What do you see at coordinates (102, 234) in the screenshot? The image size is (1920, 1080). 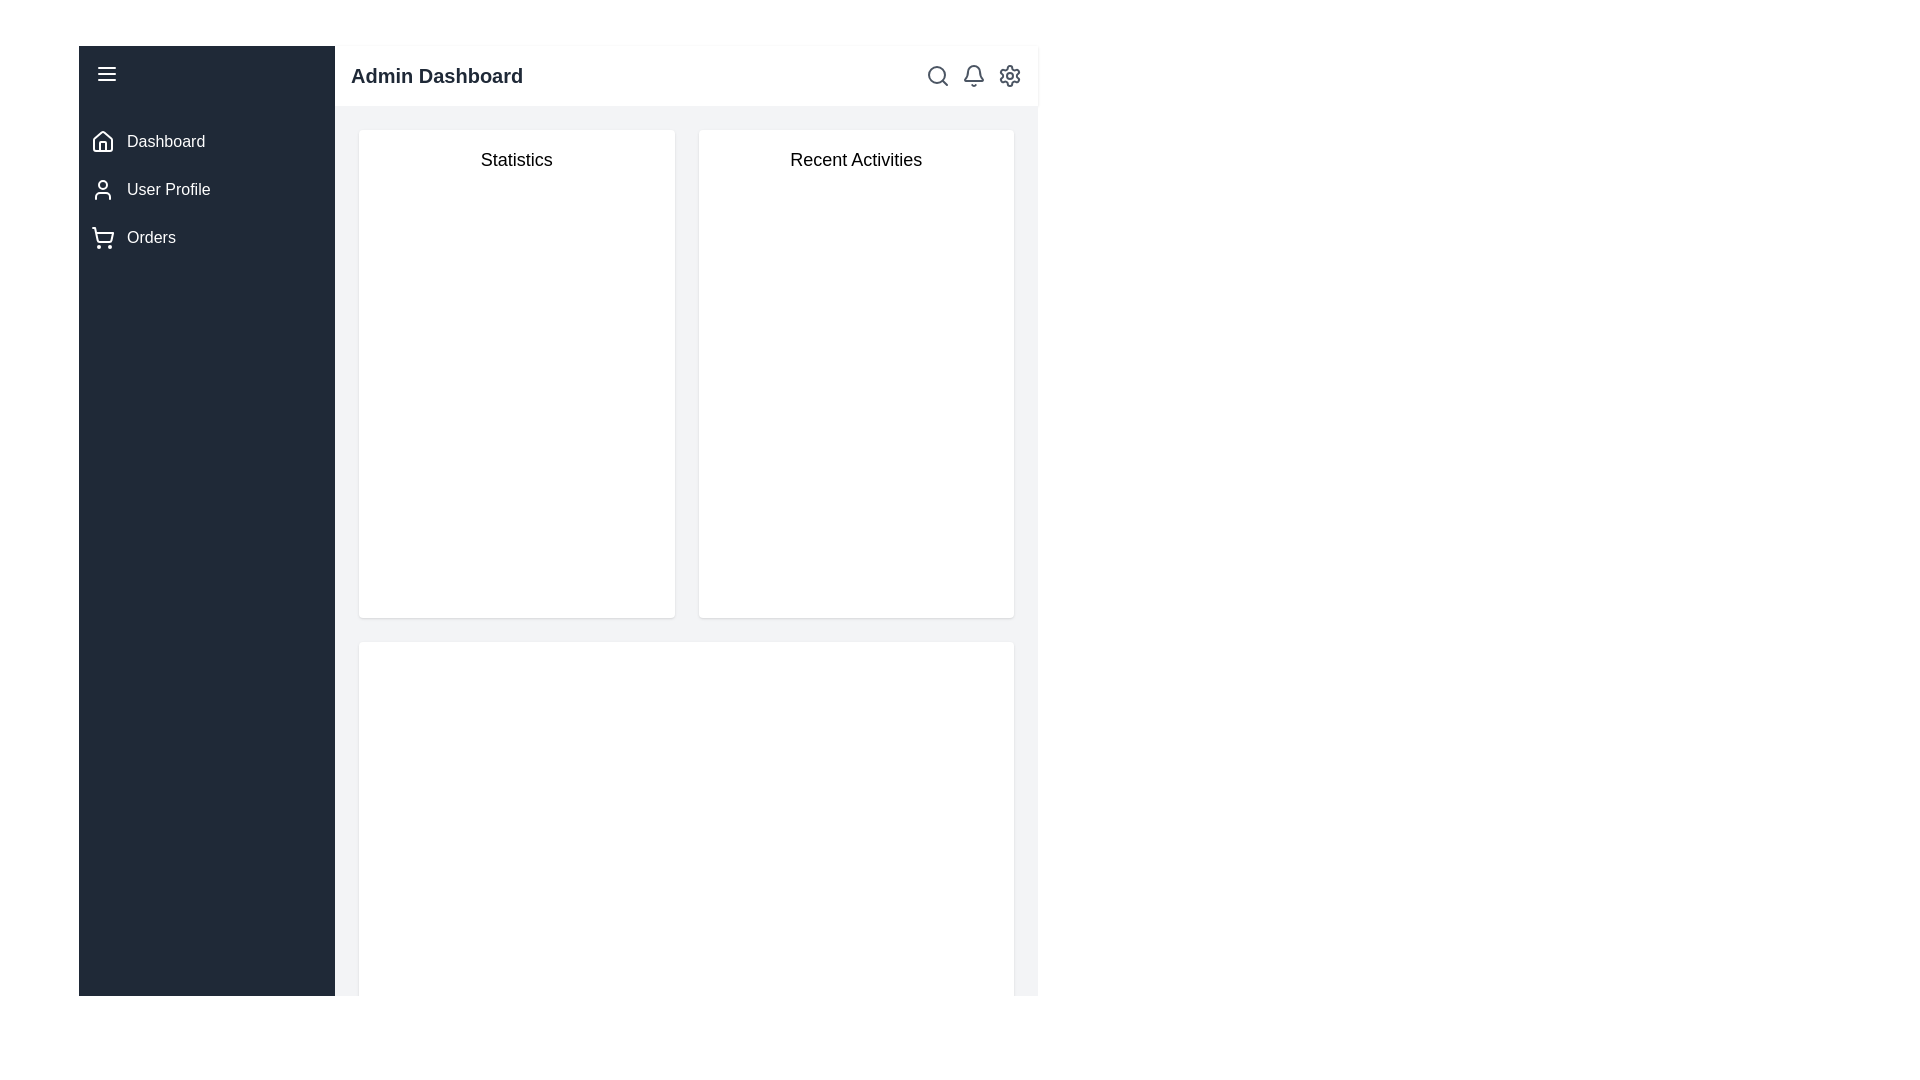 I see `the shopping cart icon in the navigation menu` at bounding box center [102, 234].